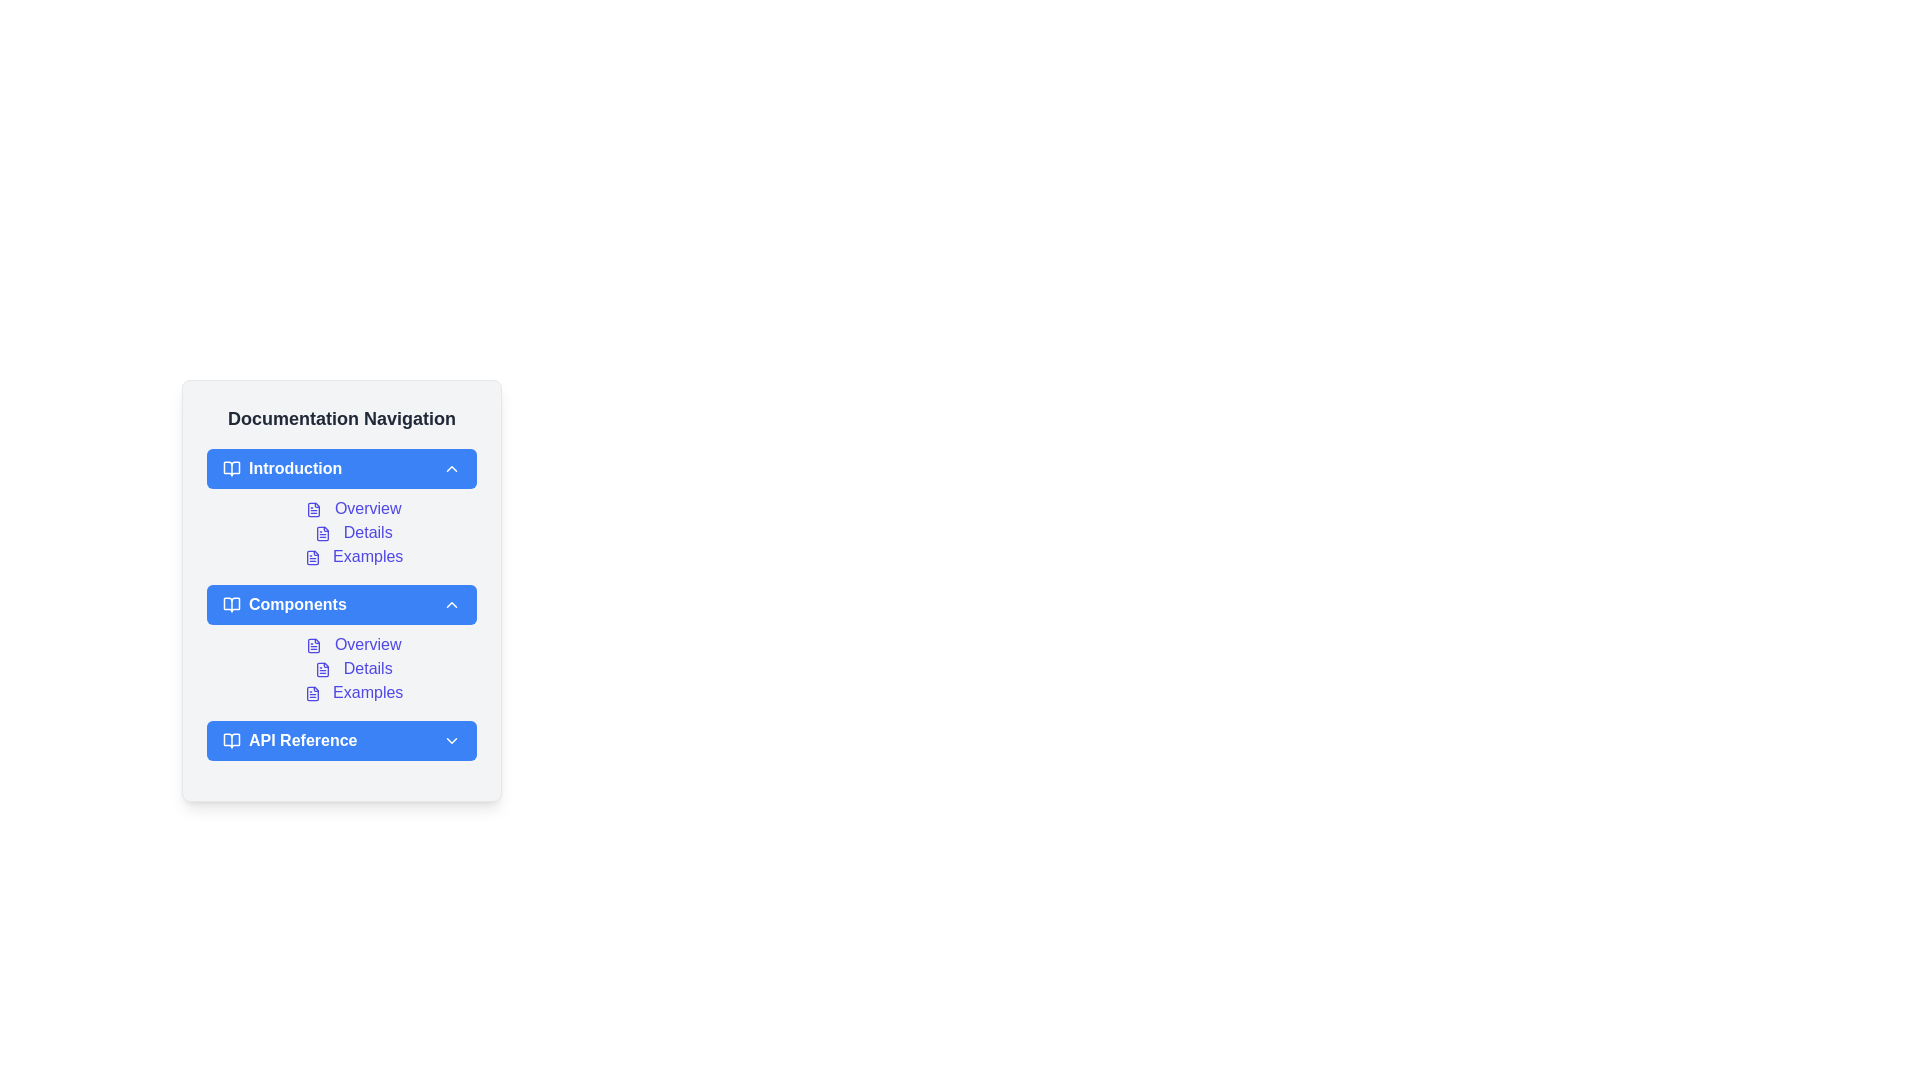 The image size is (1920, 1080). Describe the element at coordinates (281, 469) in the screenshot. I see `the text label 'Introduction' with an associated open book icon inside the blue navigational button` at that location.